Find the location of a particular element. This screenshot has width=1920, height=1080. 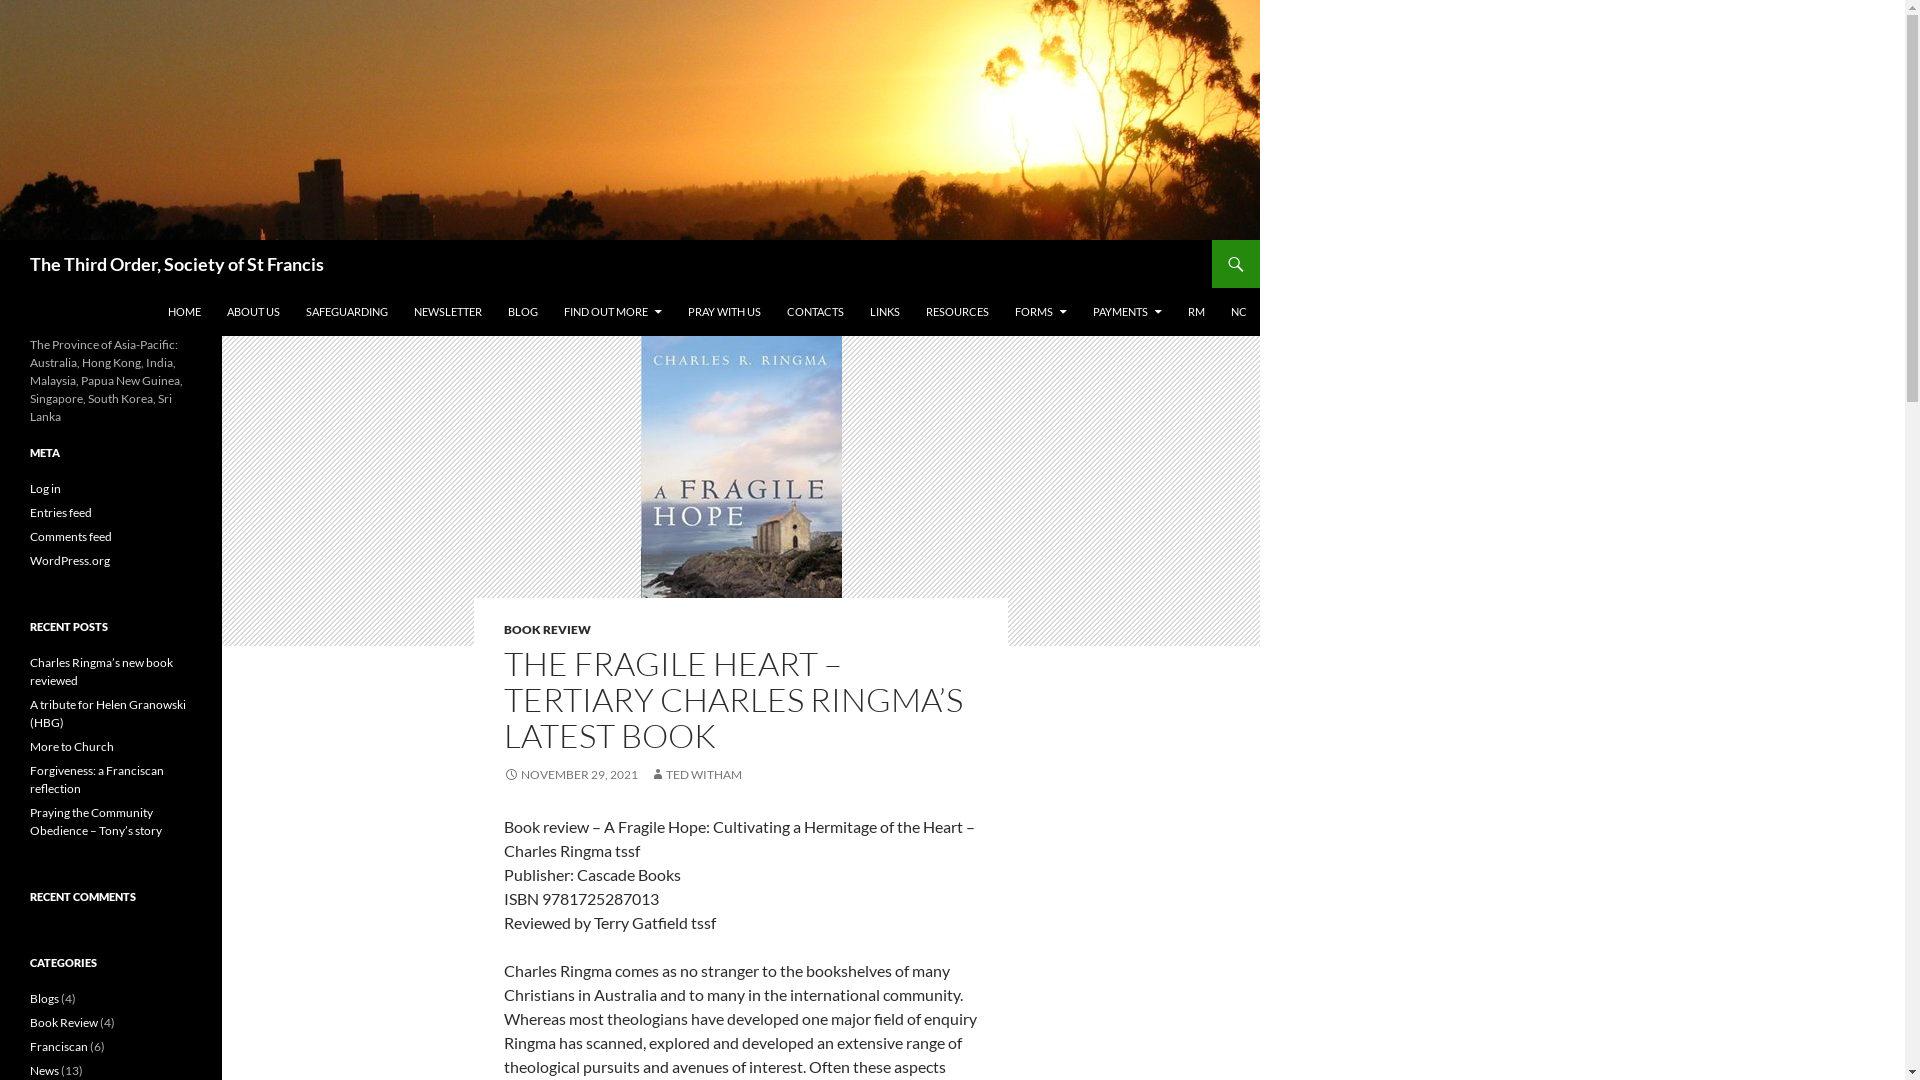

'CONTACTS' is located at coordinates (815, 312).